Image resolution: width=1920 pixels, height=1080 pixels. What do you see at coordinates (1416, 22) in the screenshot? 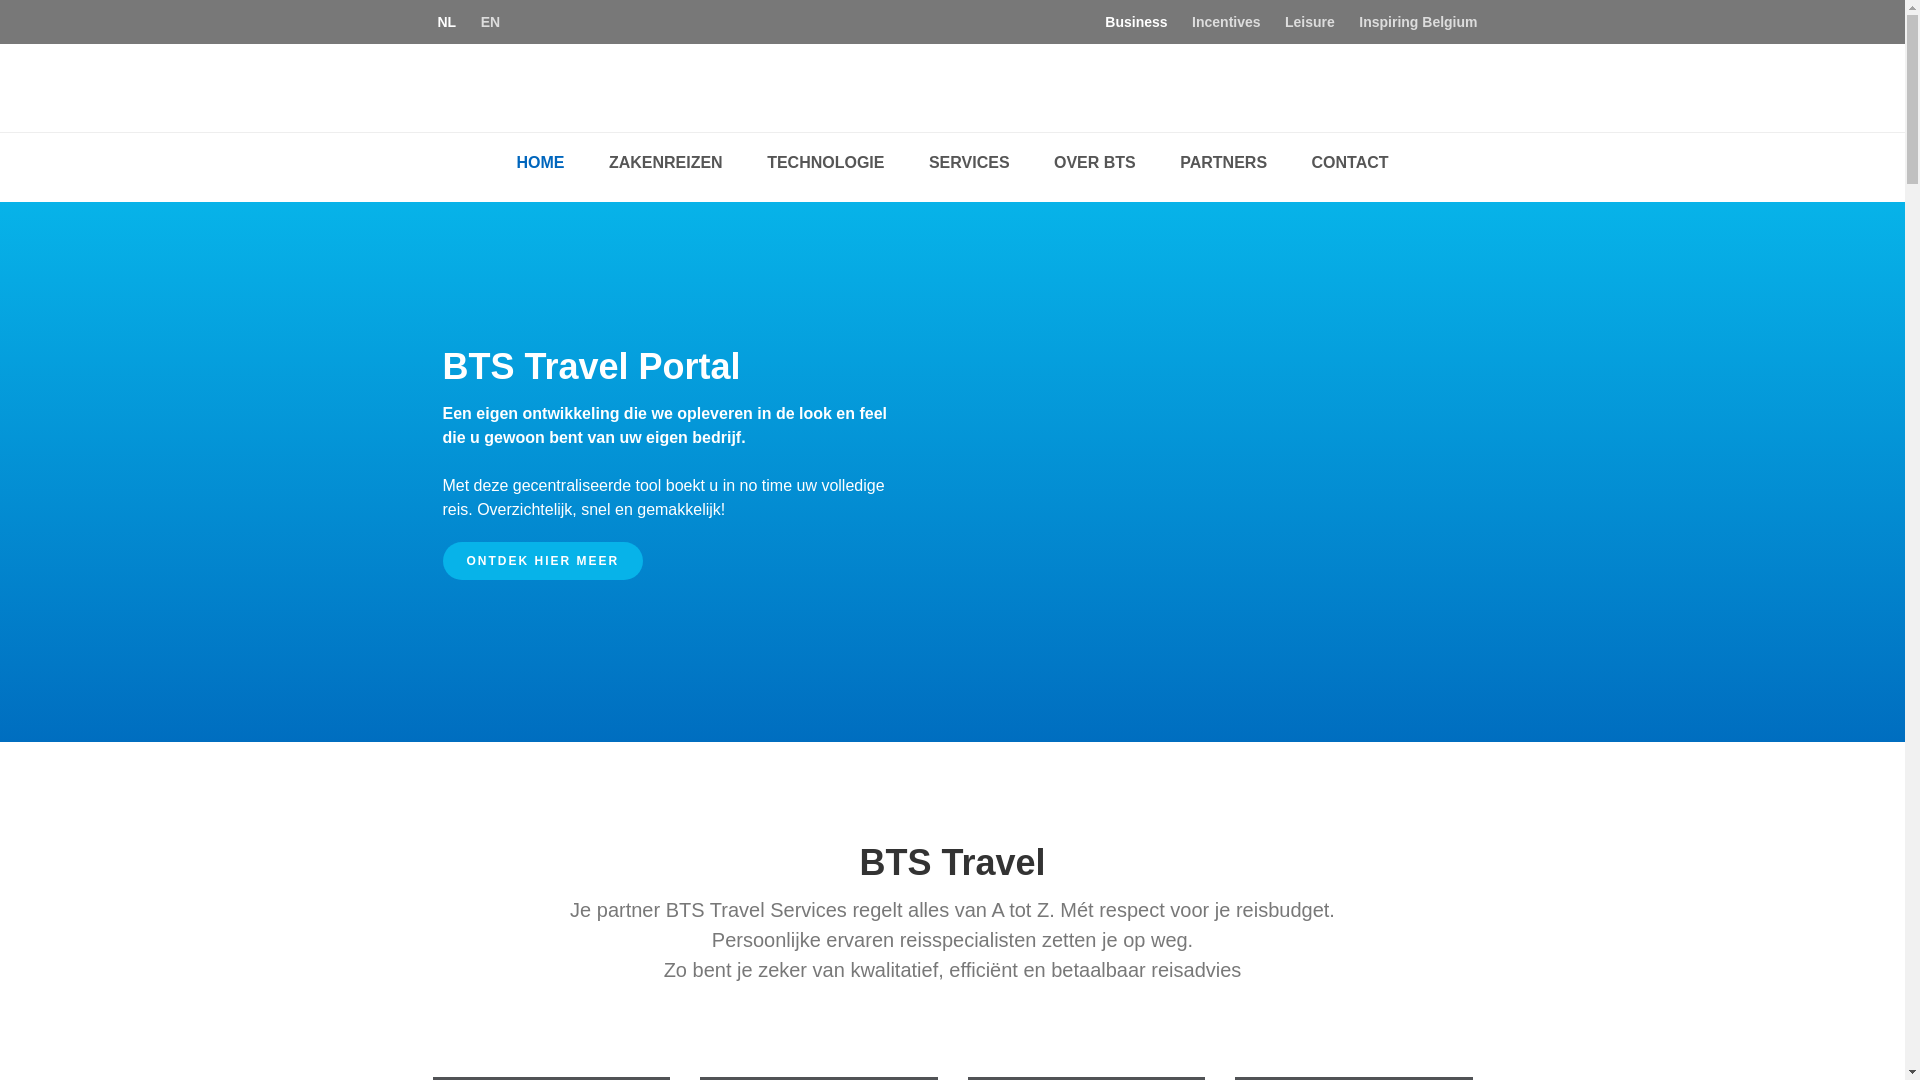
I see `'Inspiring Belgium'` at bounding box center [1416, 22].